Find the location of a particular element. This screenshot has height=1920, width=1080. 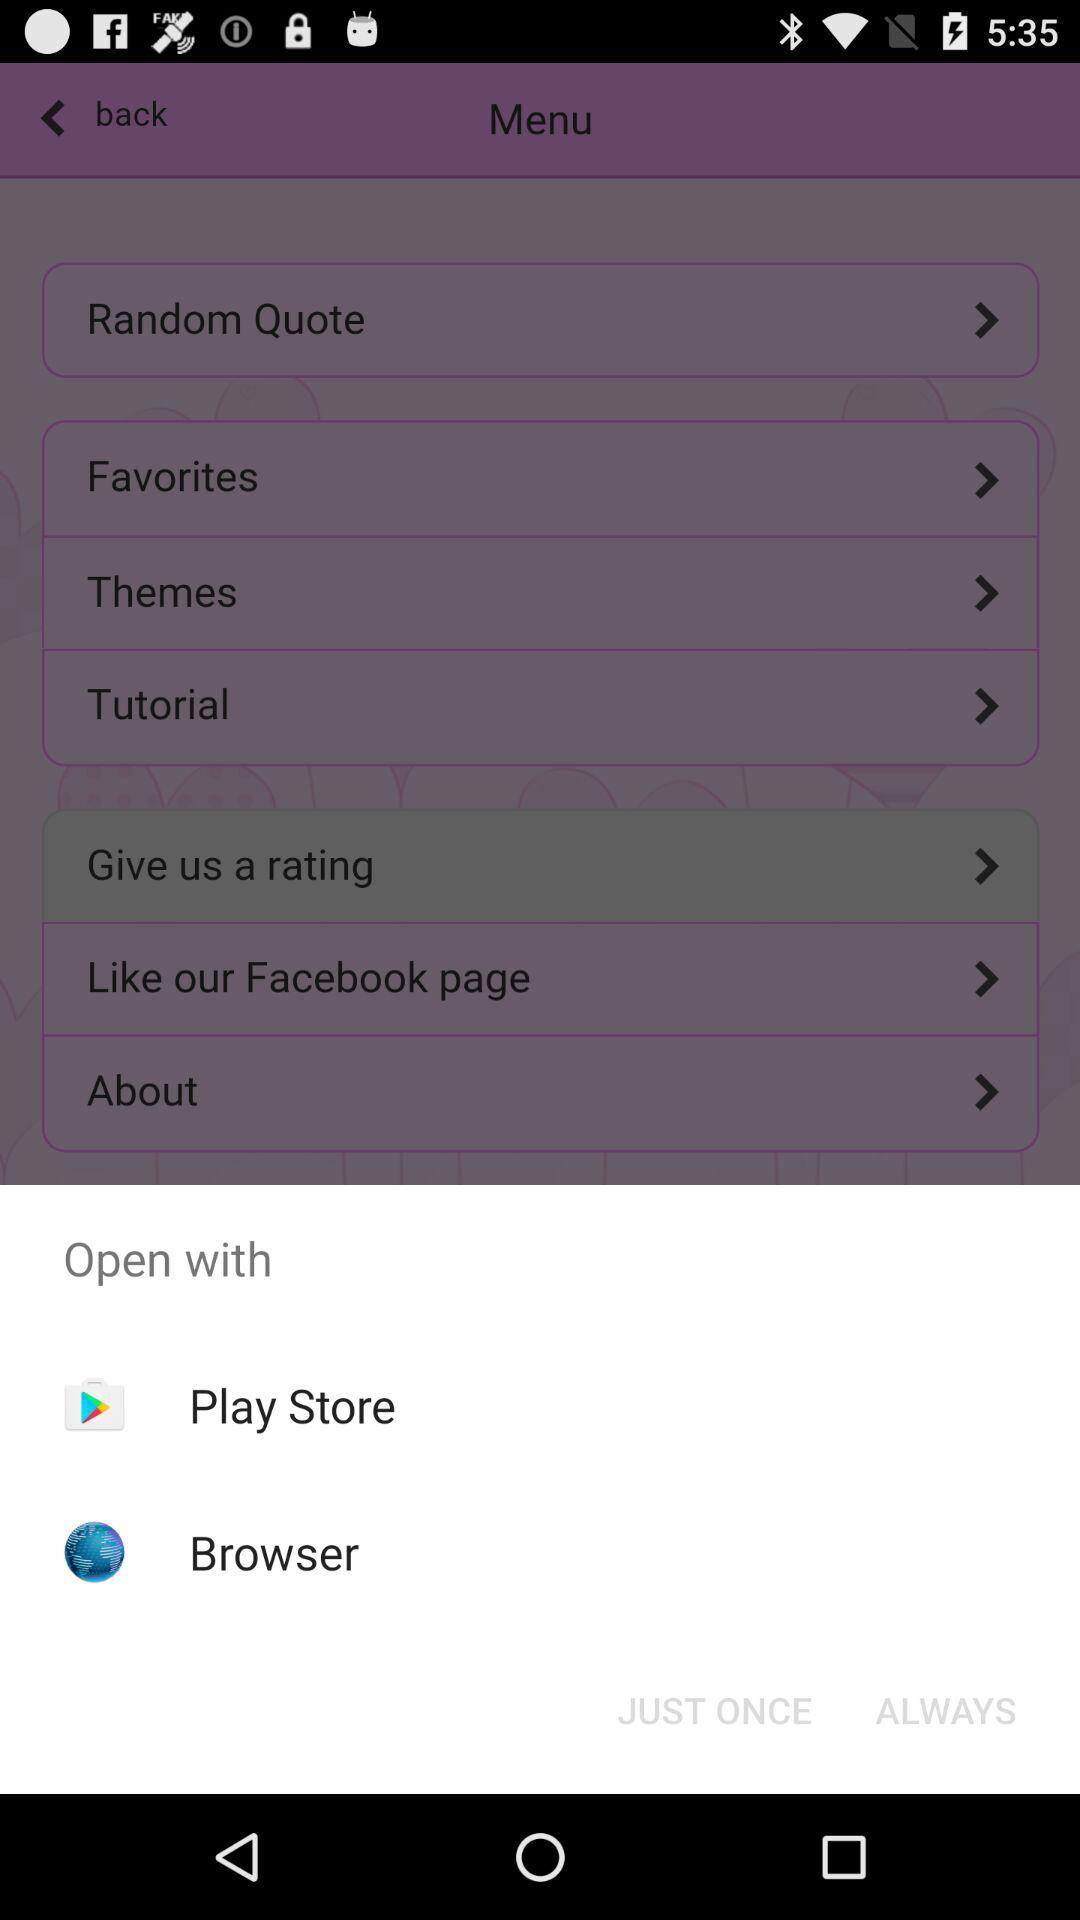

browser item is located at coordinates (274, 1551).